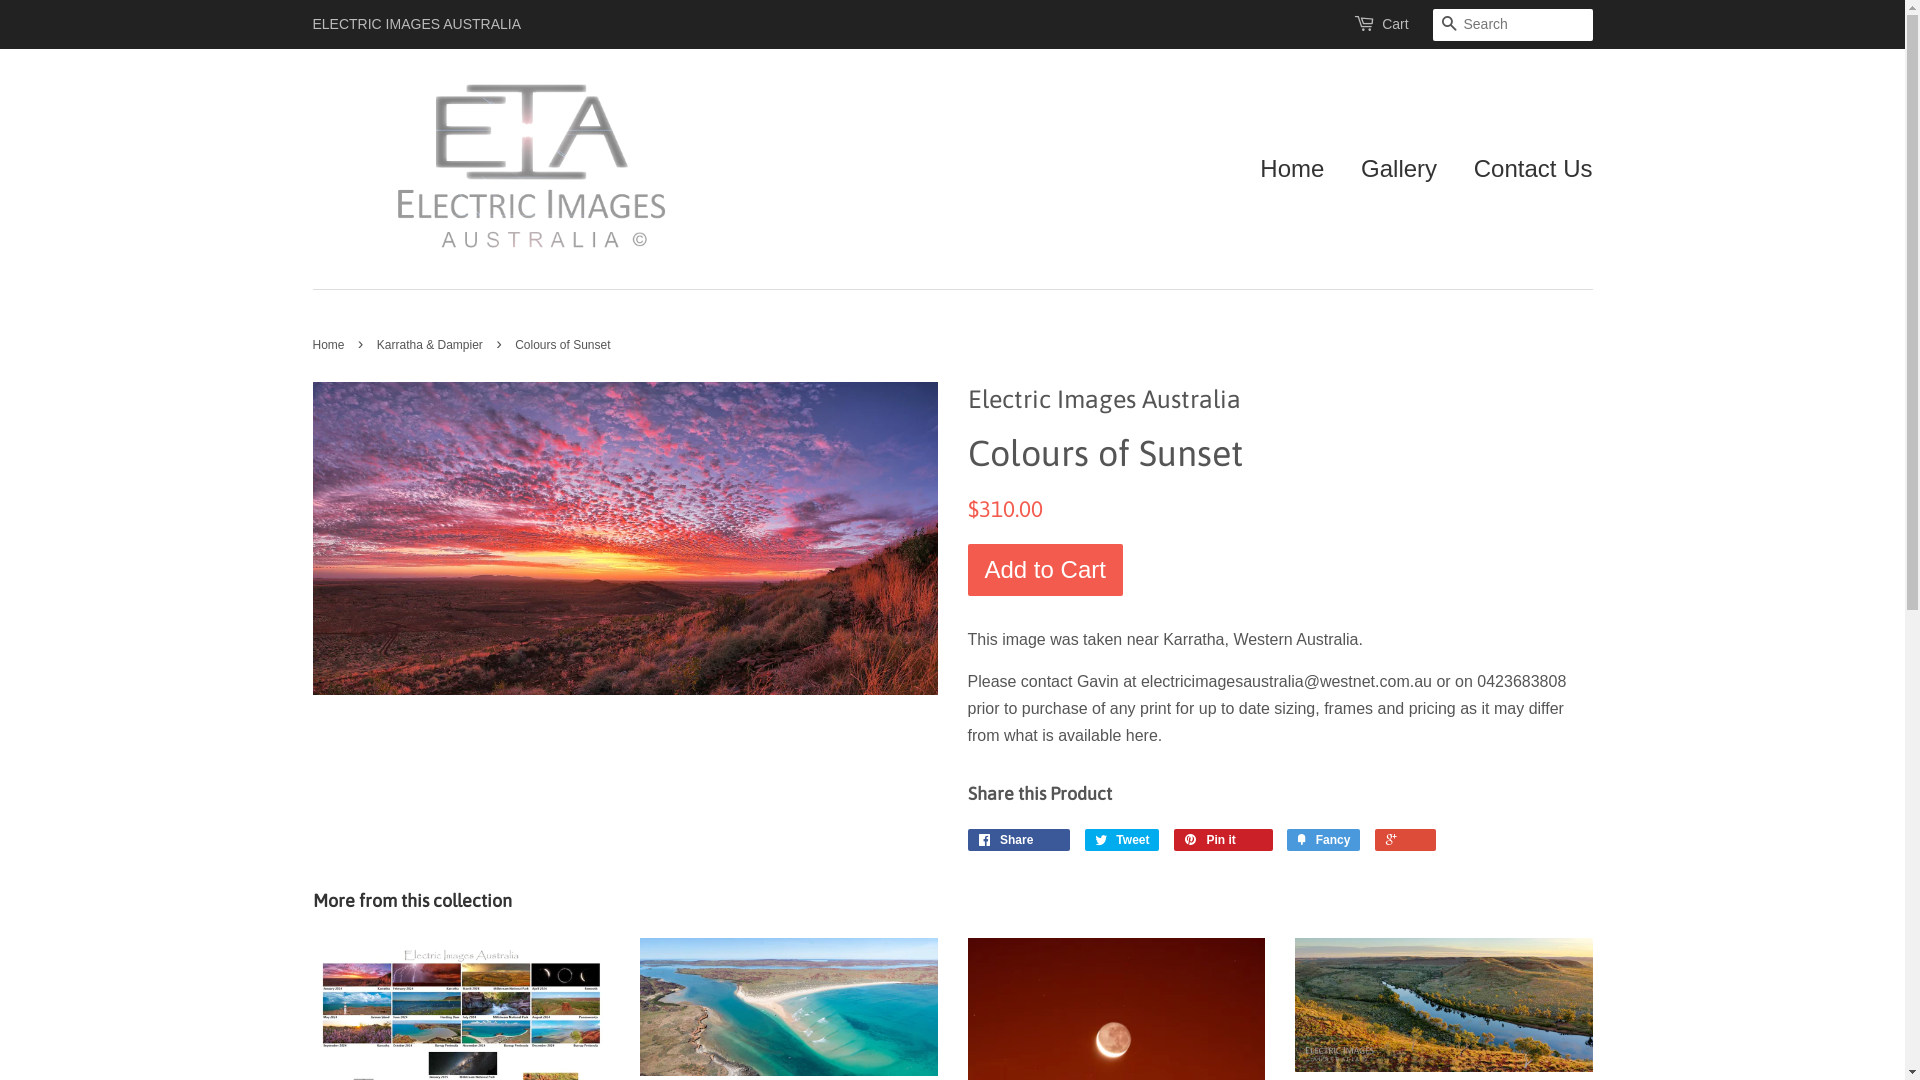 The width and height of the screenshot is (1920, 1080). Describe the element at coordinates (1323, 840) in the screenshot. I see `'Fancy'` at that location.